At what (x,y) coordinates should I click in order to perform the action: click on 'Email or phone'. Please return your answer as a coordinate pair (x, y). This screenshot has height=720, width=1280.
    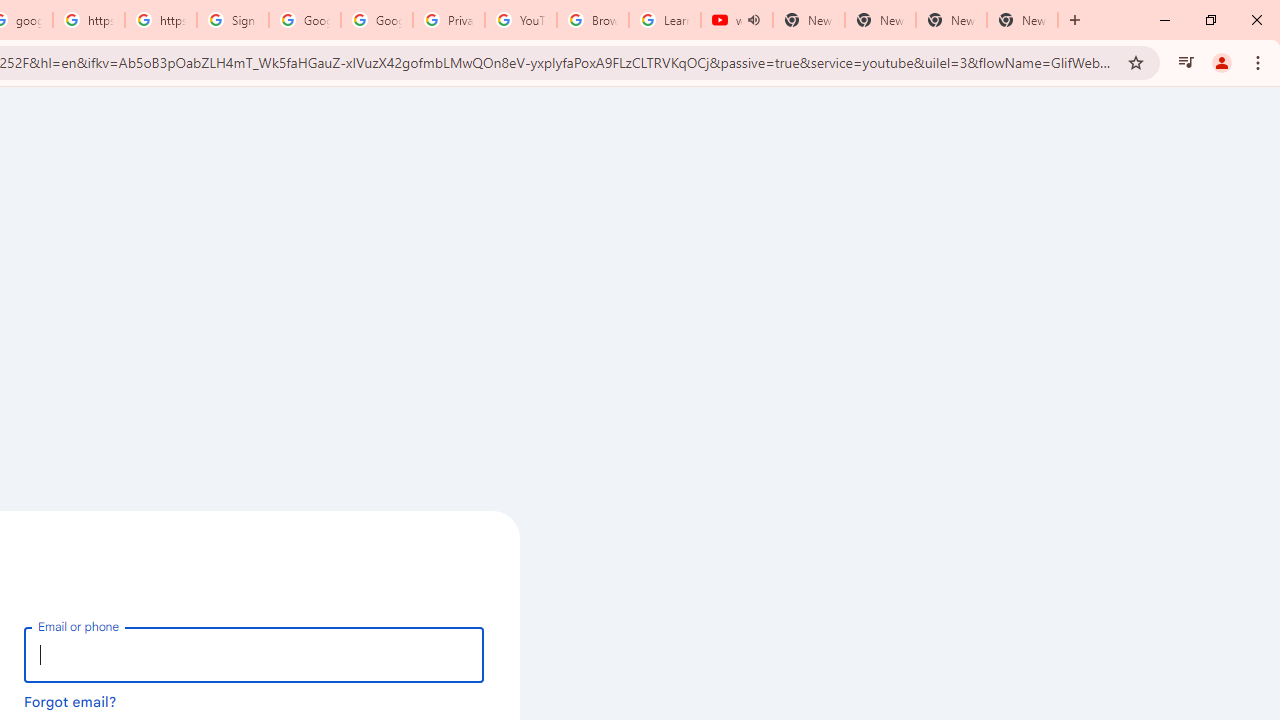
    Looking at the image, I should click on (253, 654).